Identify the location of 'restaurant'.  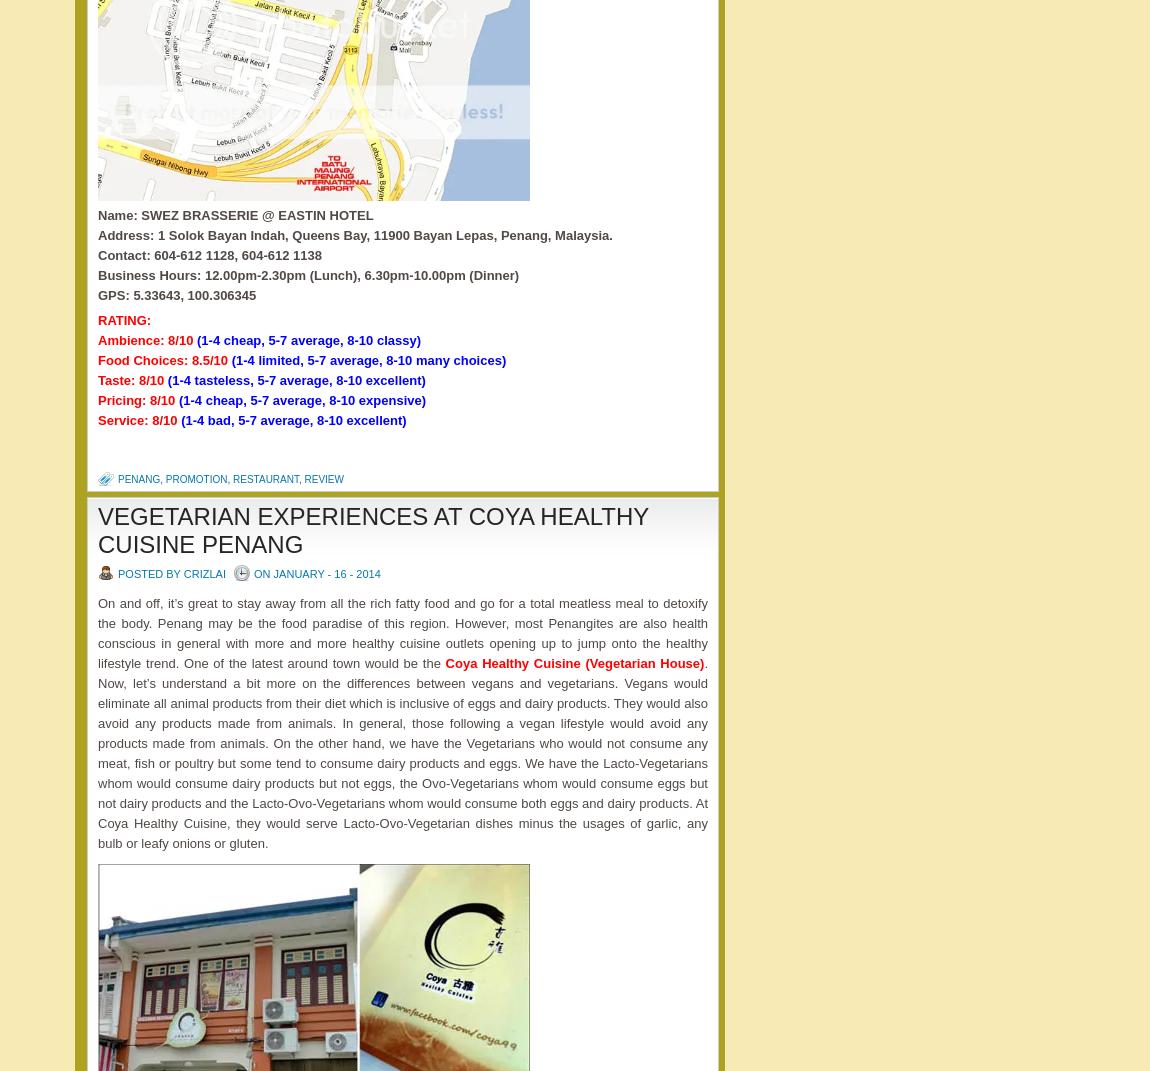
(264, 478).